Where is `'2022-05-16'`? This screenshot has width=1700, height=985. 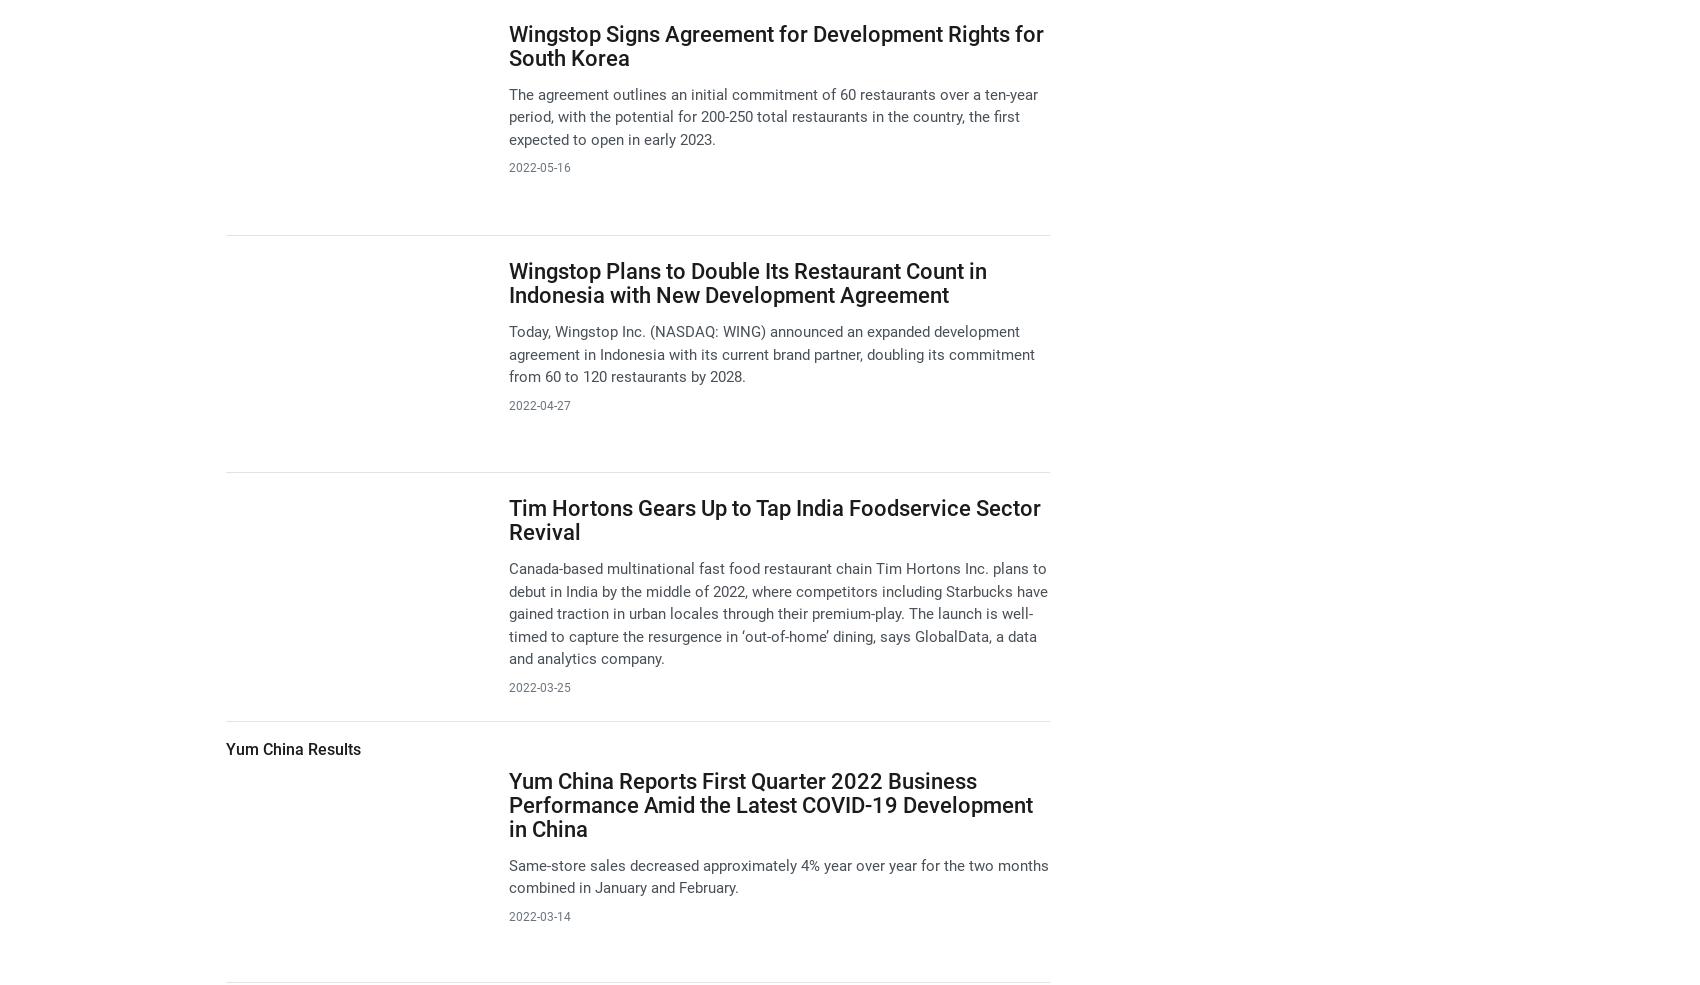 '2022-05-16' is located at coordinates (507, 168).